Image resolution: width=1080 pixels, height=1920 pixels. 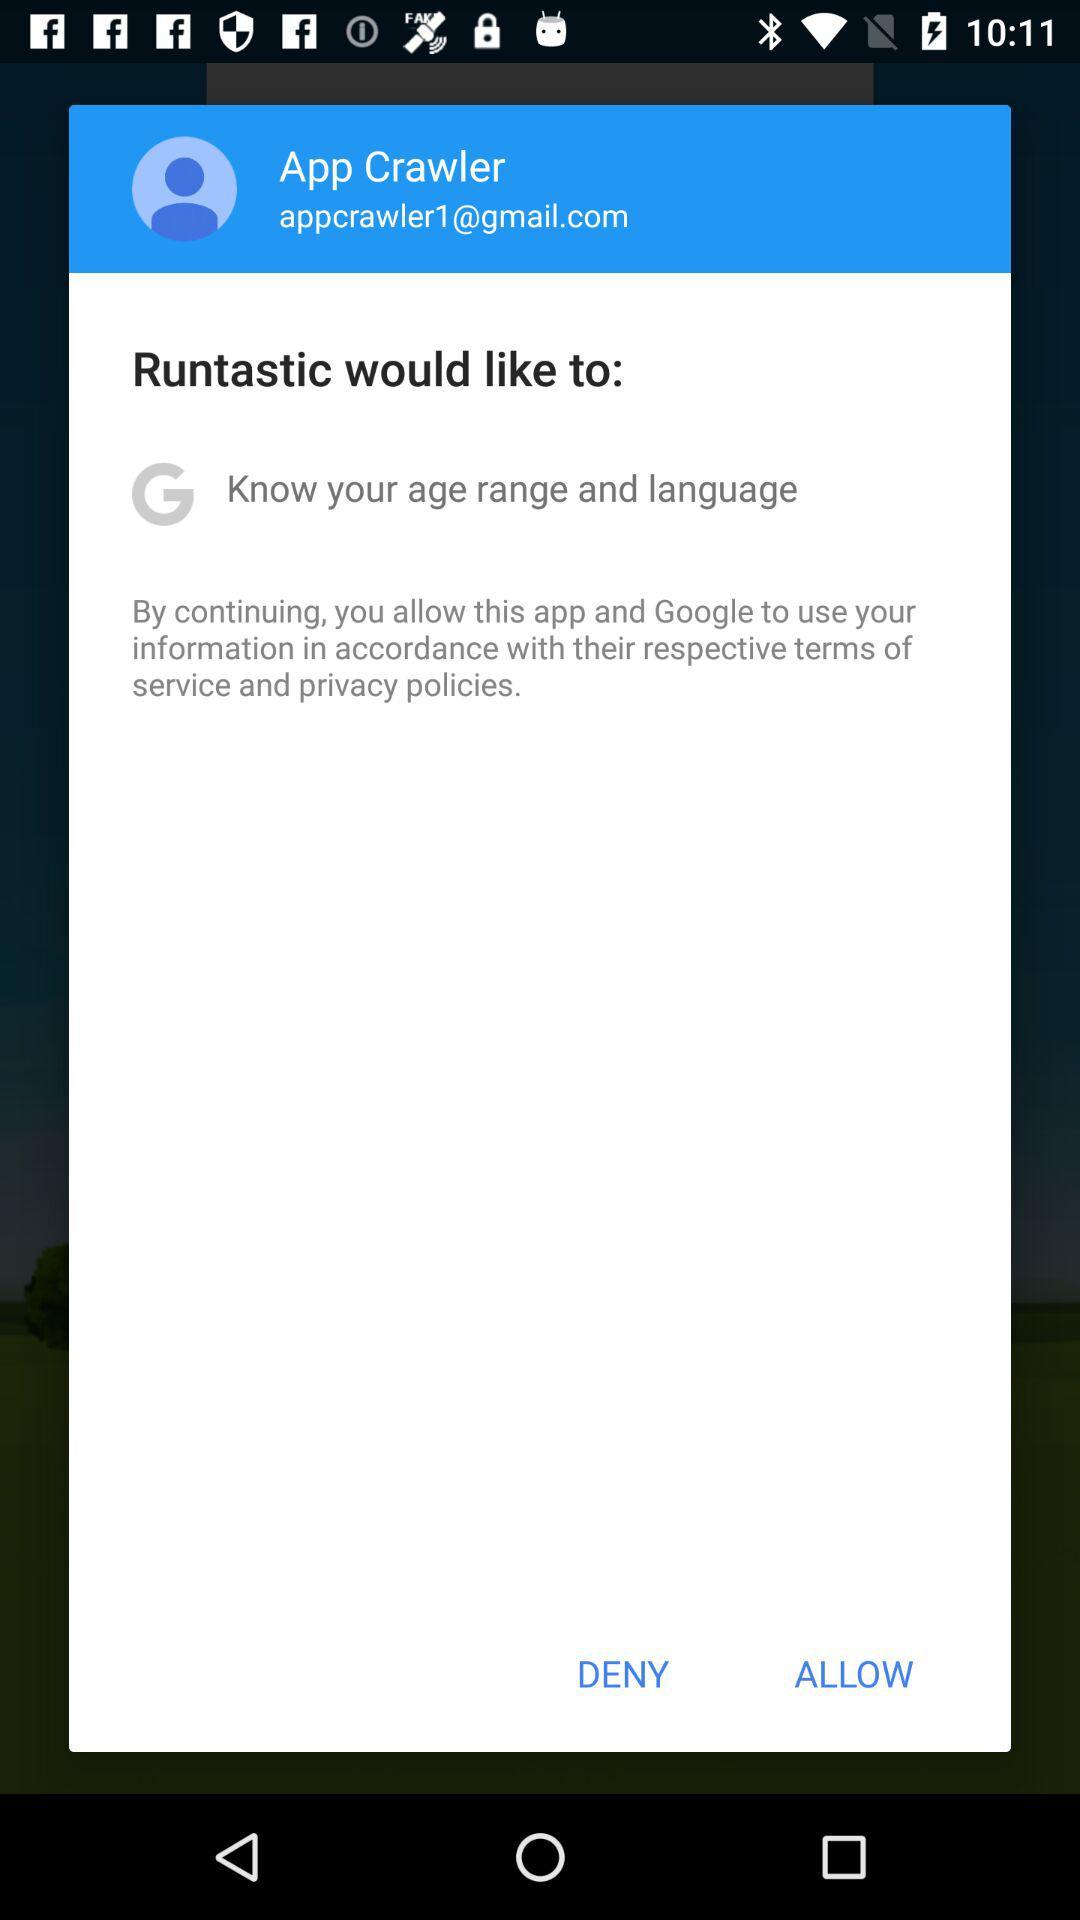 What do you see at coordinates (392, 164) in the screenshot?
I see `icon above appcrawler1@gmail.com icon` at bounding box center [392, 164].